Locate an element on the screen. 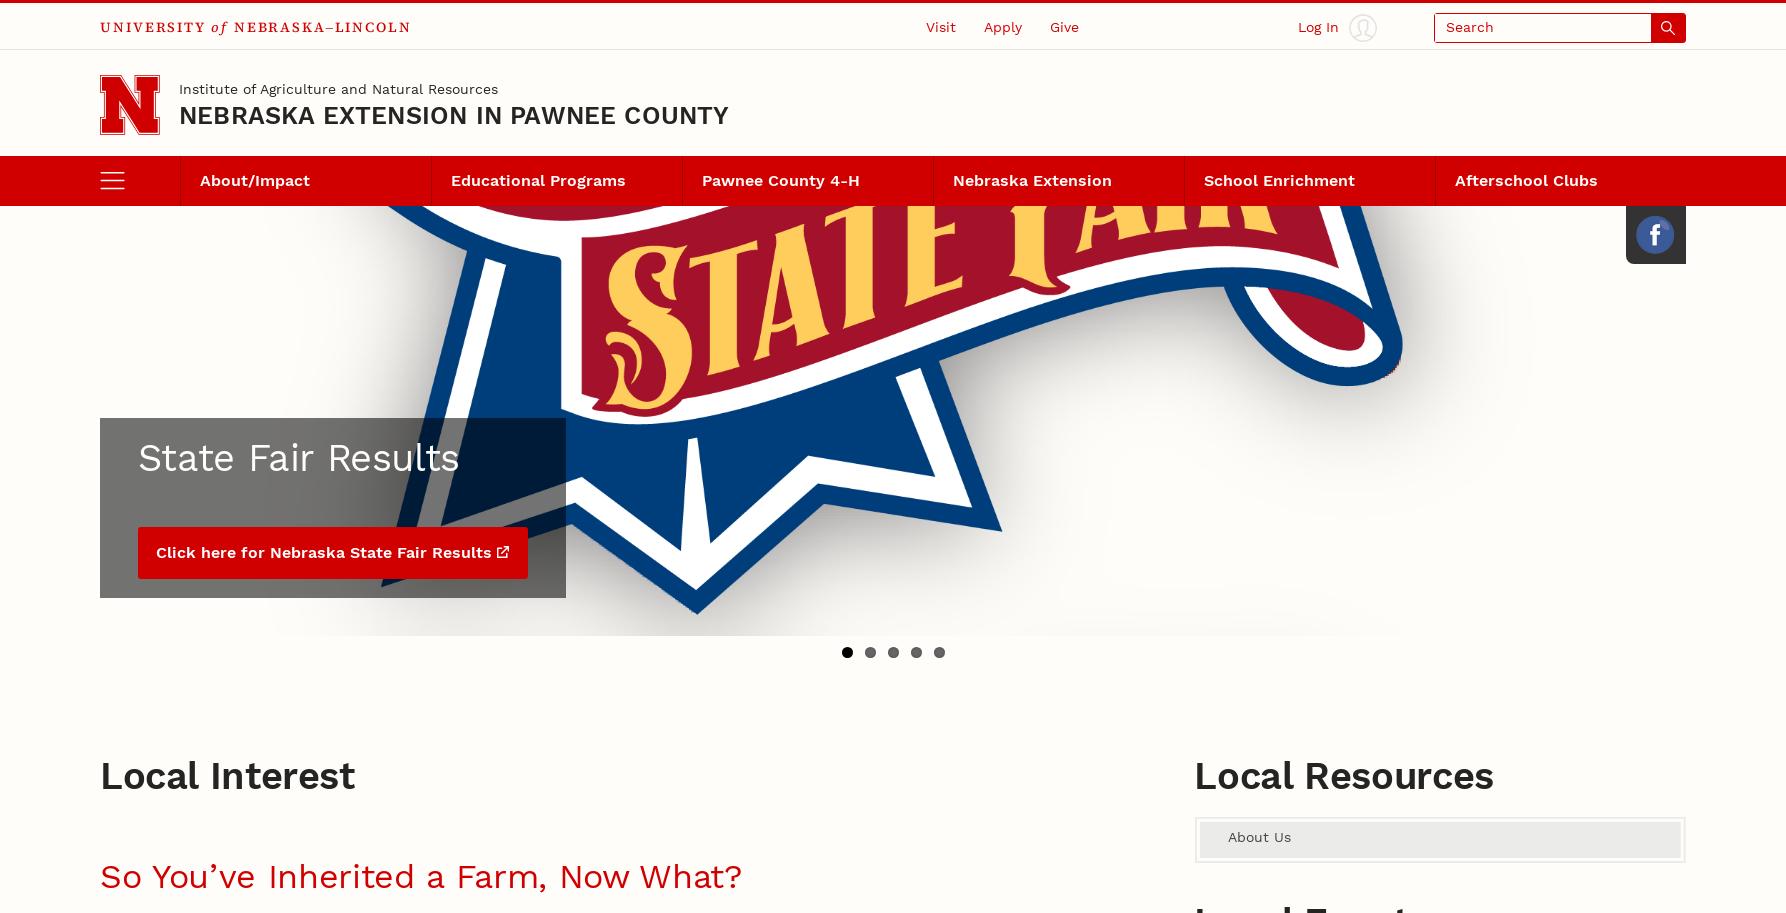  'Reporter's Handbook' is located at coordinates (681, 257).